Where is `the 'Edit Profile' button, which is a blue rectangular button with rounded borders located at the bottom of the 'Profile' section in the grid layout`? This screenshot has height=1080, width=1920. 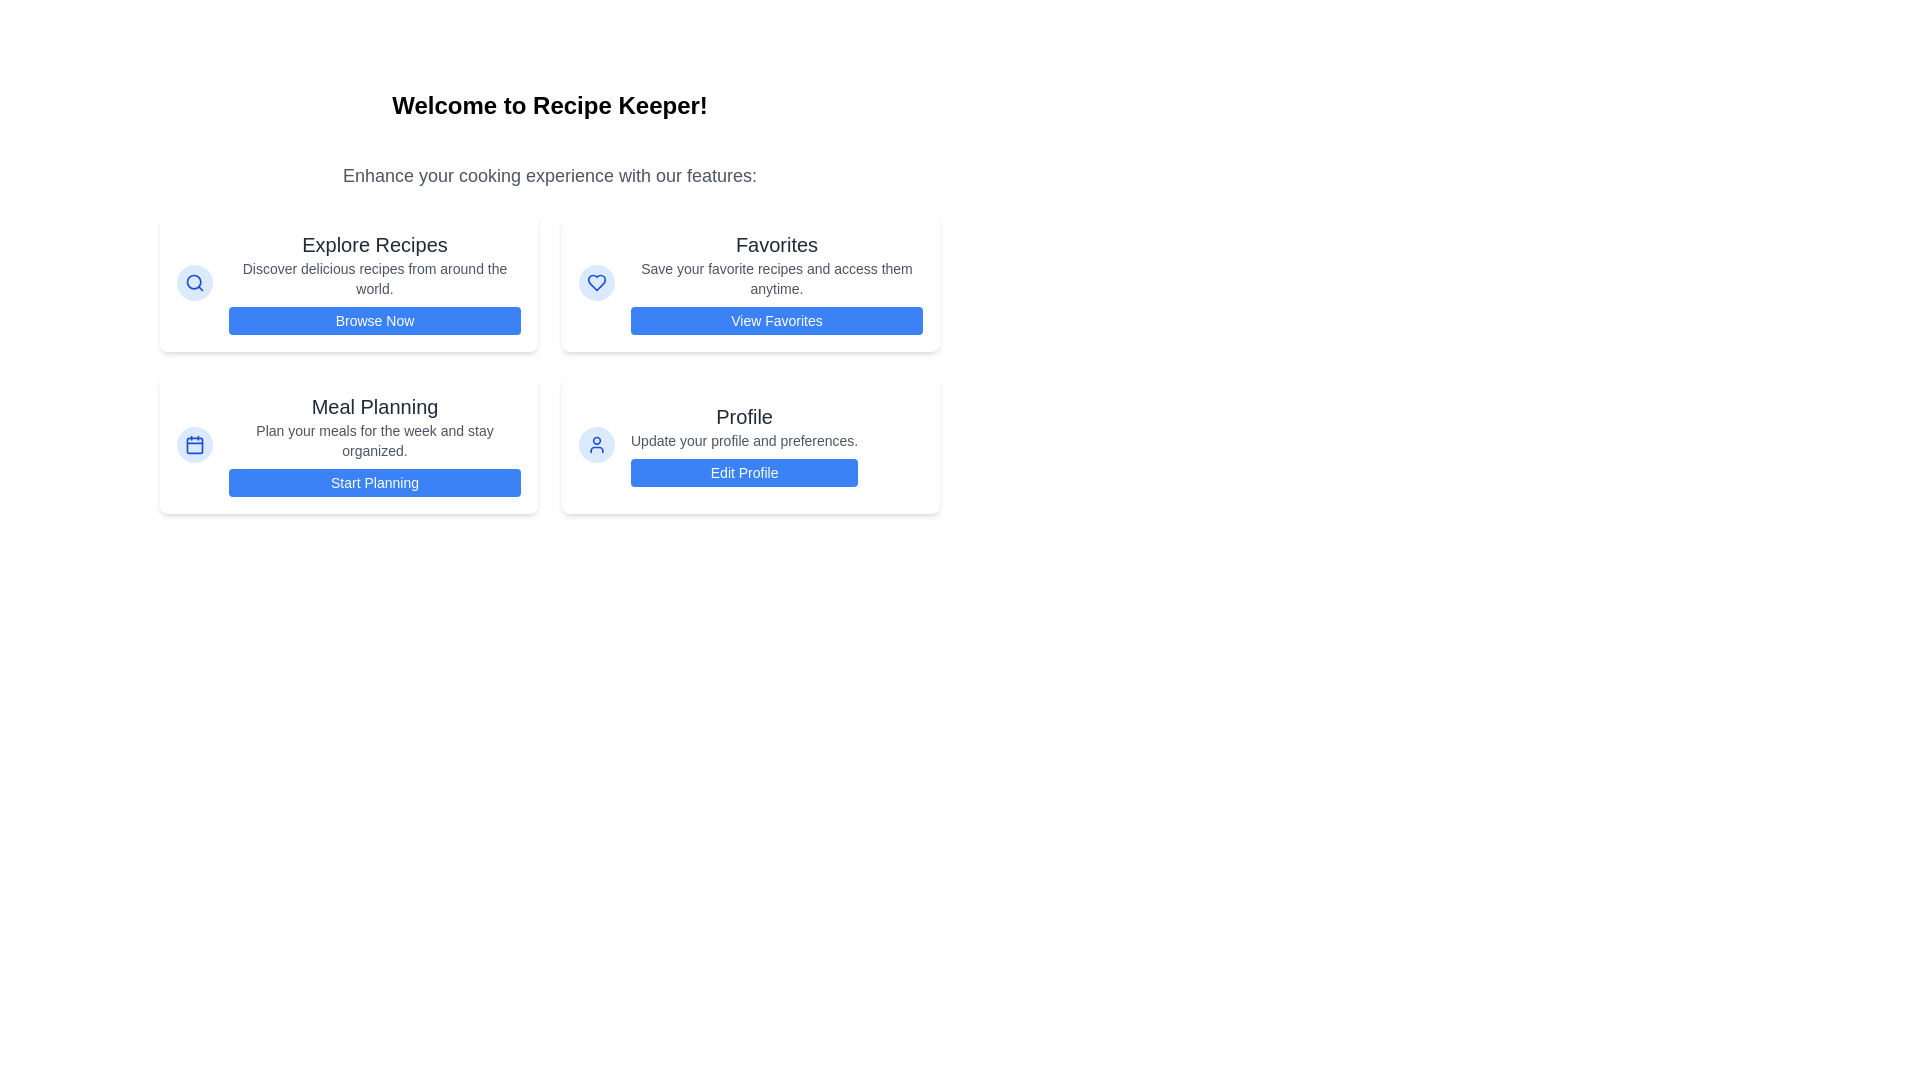 the 'Edit Profile' button, which is a blue rectangular button with rounded borders located at the bottom of the 'Profile' section in the grid layout is located at coordinates (743, 473).